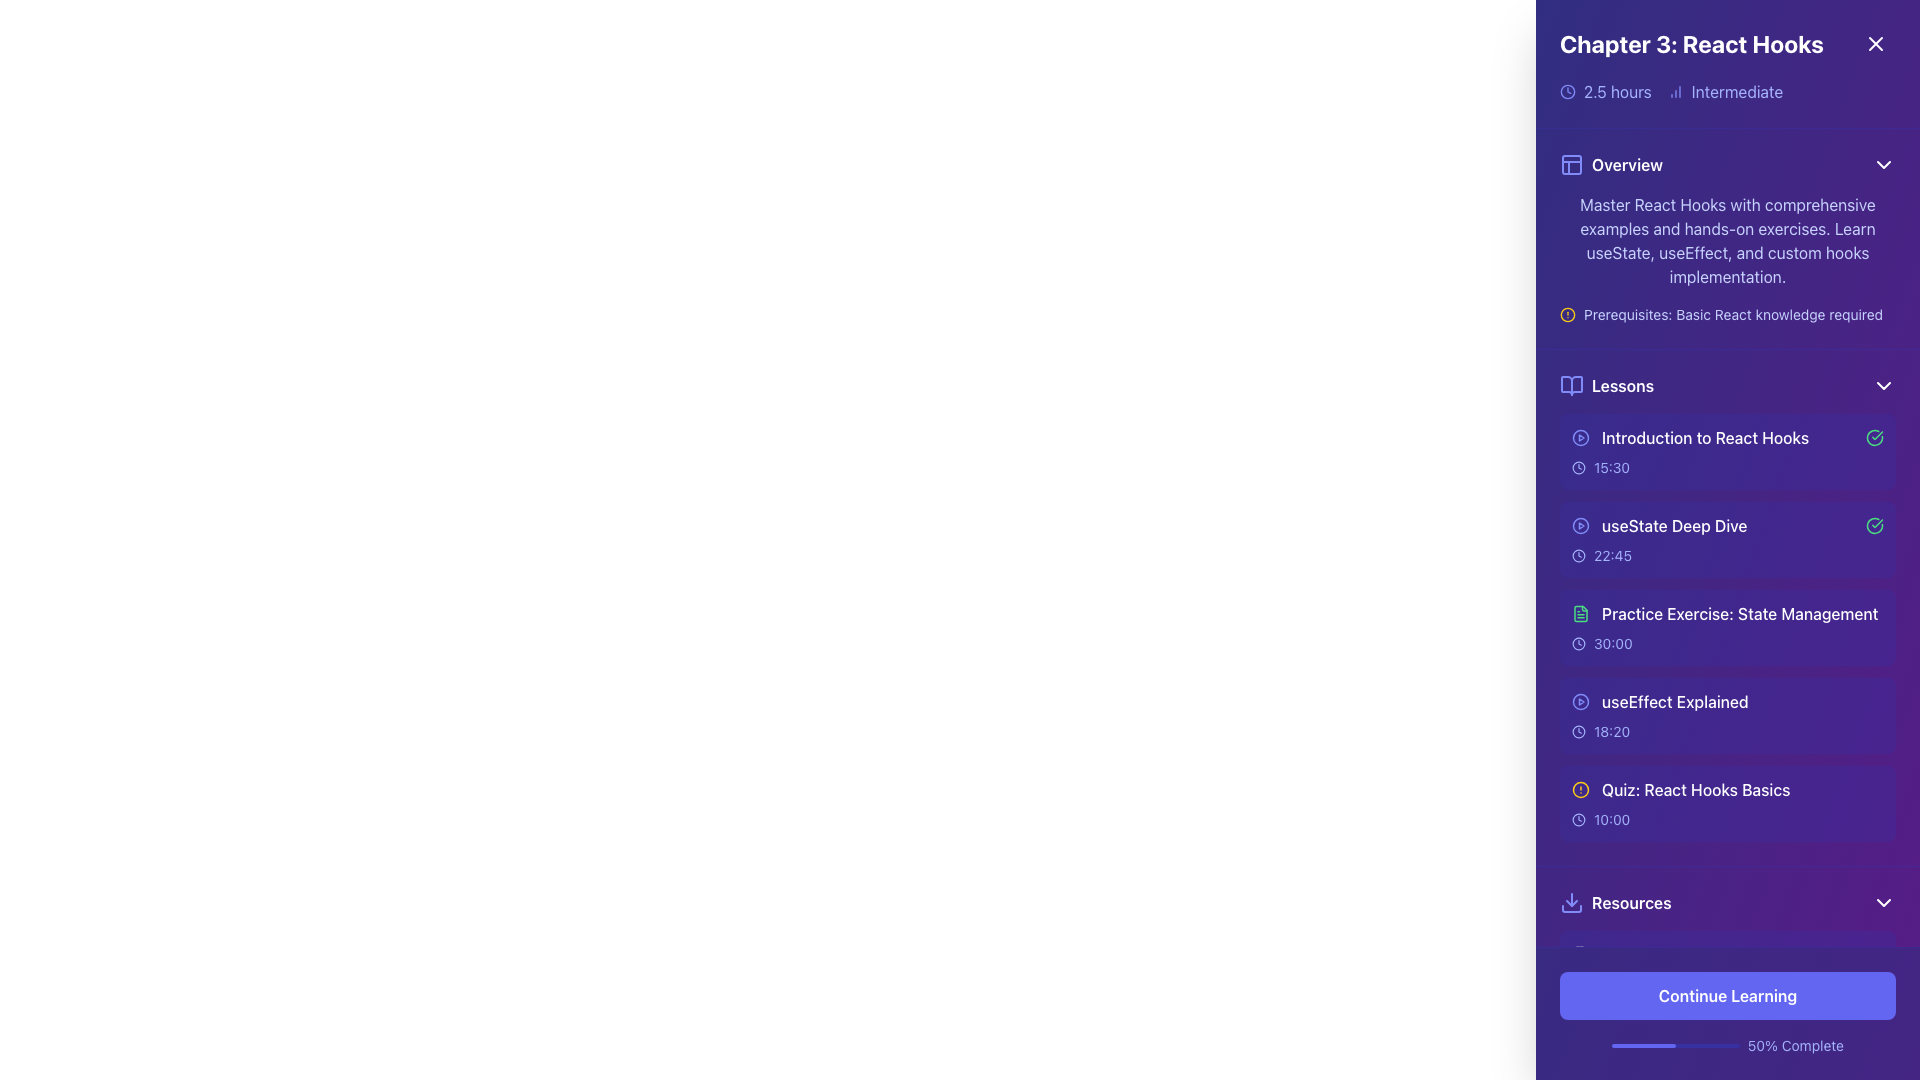 The width and height of the screenshot is (1920, 1080). Describe the element at coordinates (1680, 789) in the screenshot. I see `the label that displays the text 'Quiz: React Hooks Basics' with a yellow exclamation mark icon` at that location.